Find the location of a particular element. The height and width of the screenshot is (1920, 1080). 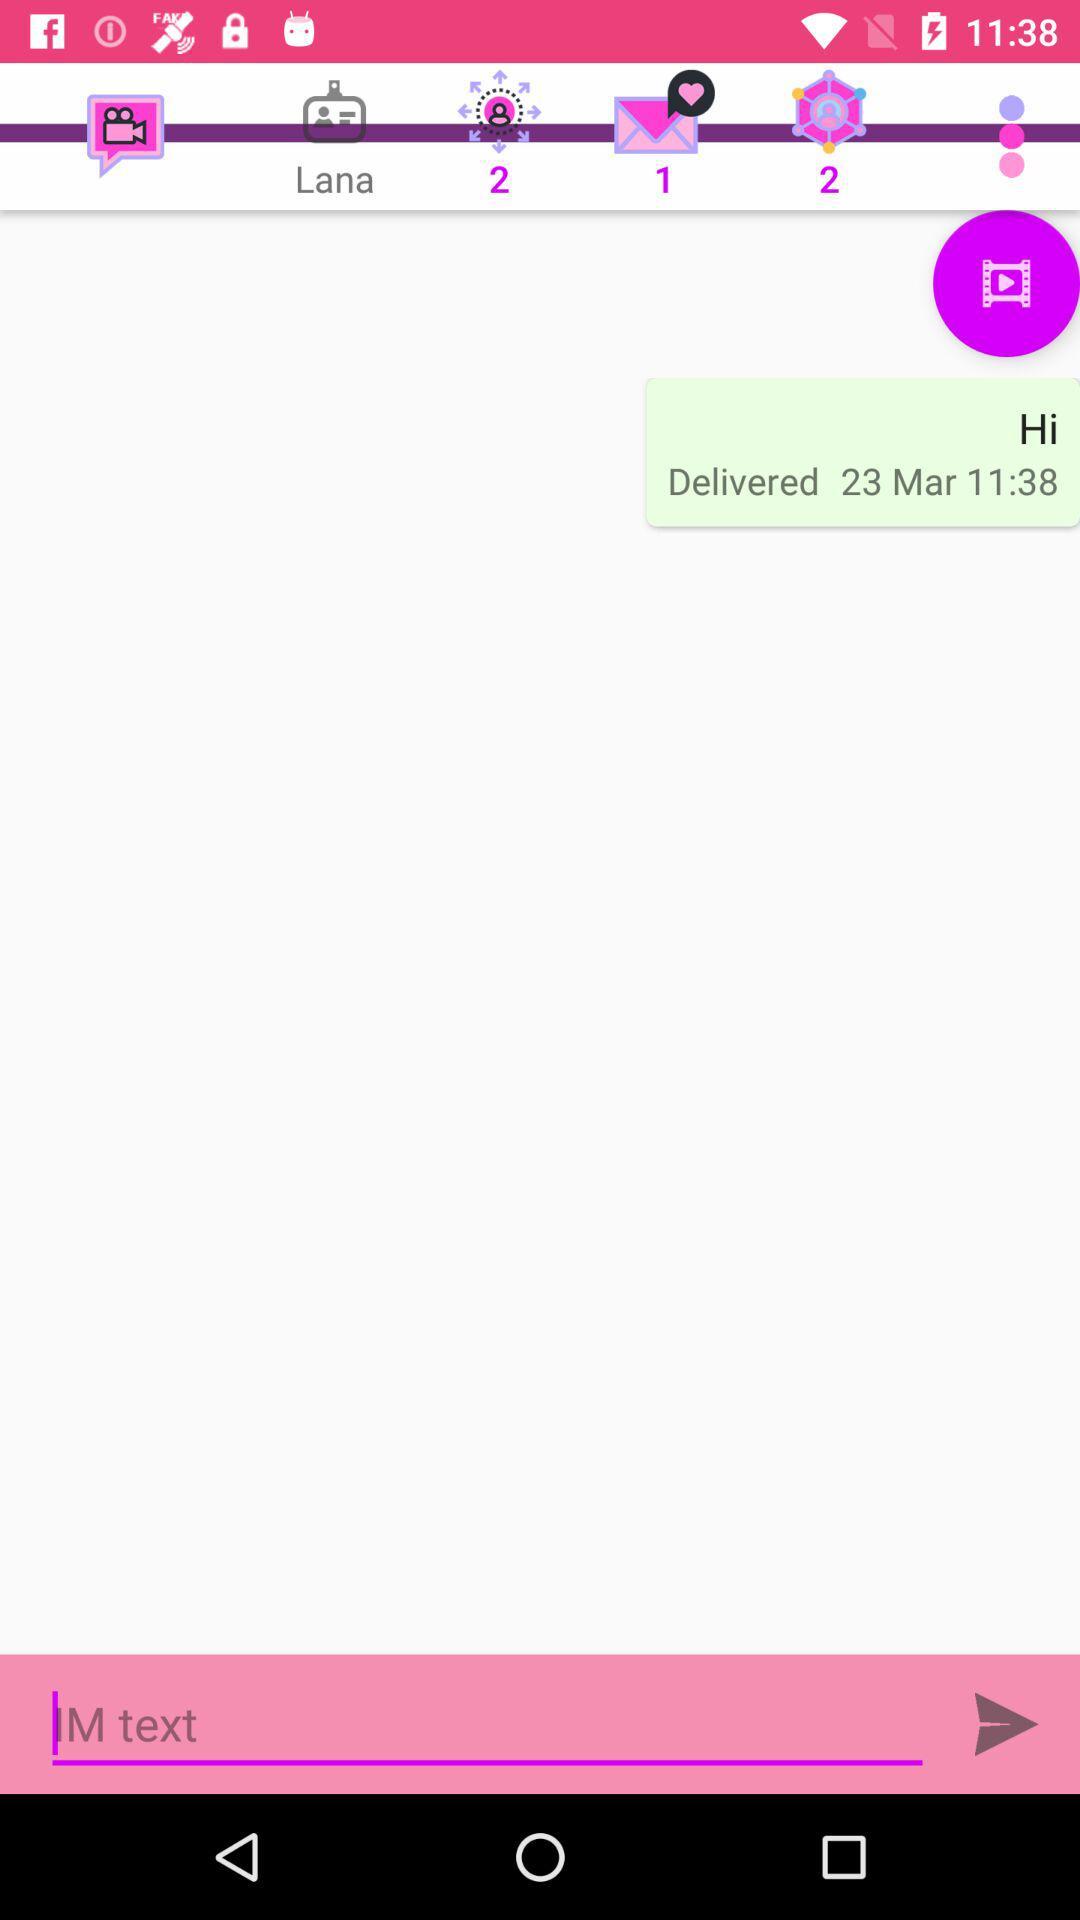

open keyboard is located at coordinates (487, 1723).